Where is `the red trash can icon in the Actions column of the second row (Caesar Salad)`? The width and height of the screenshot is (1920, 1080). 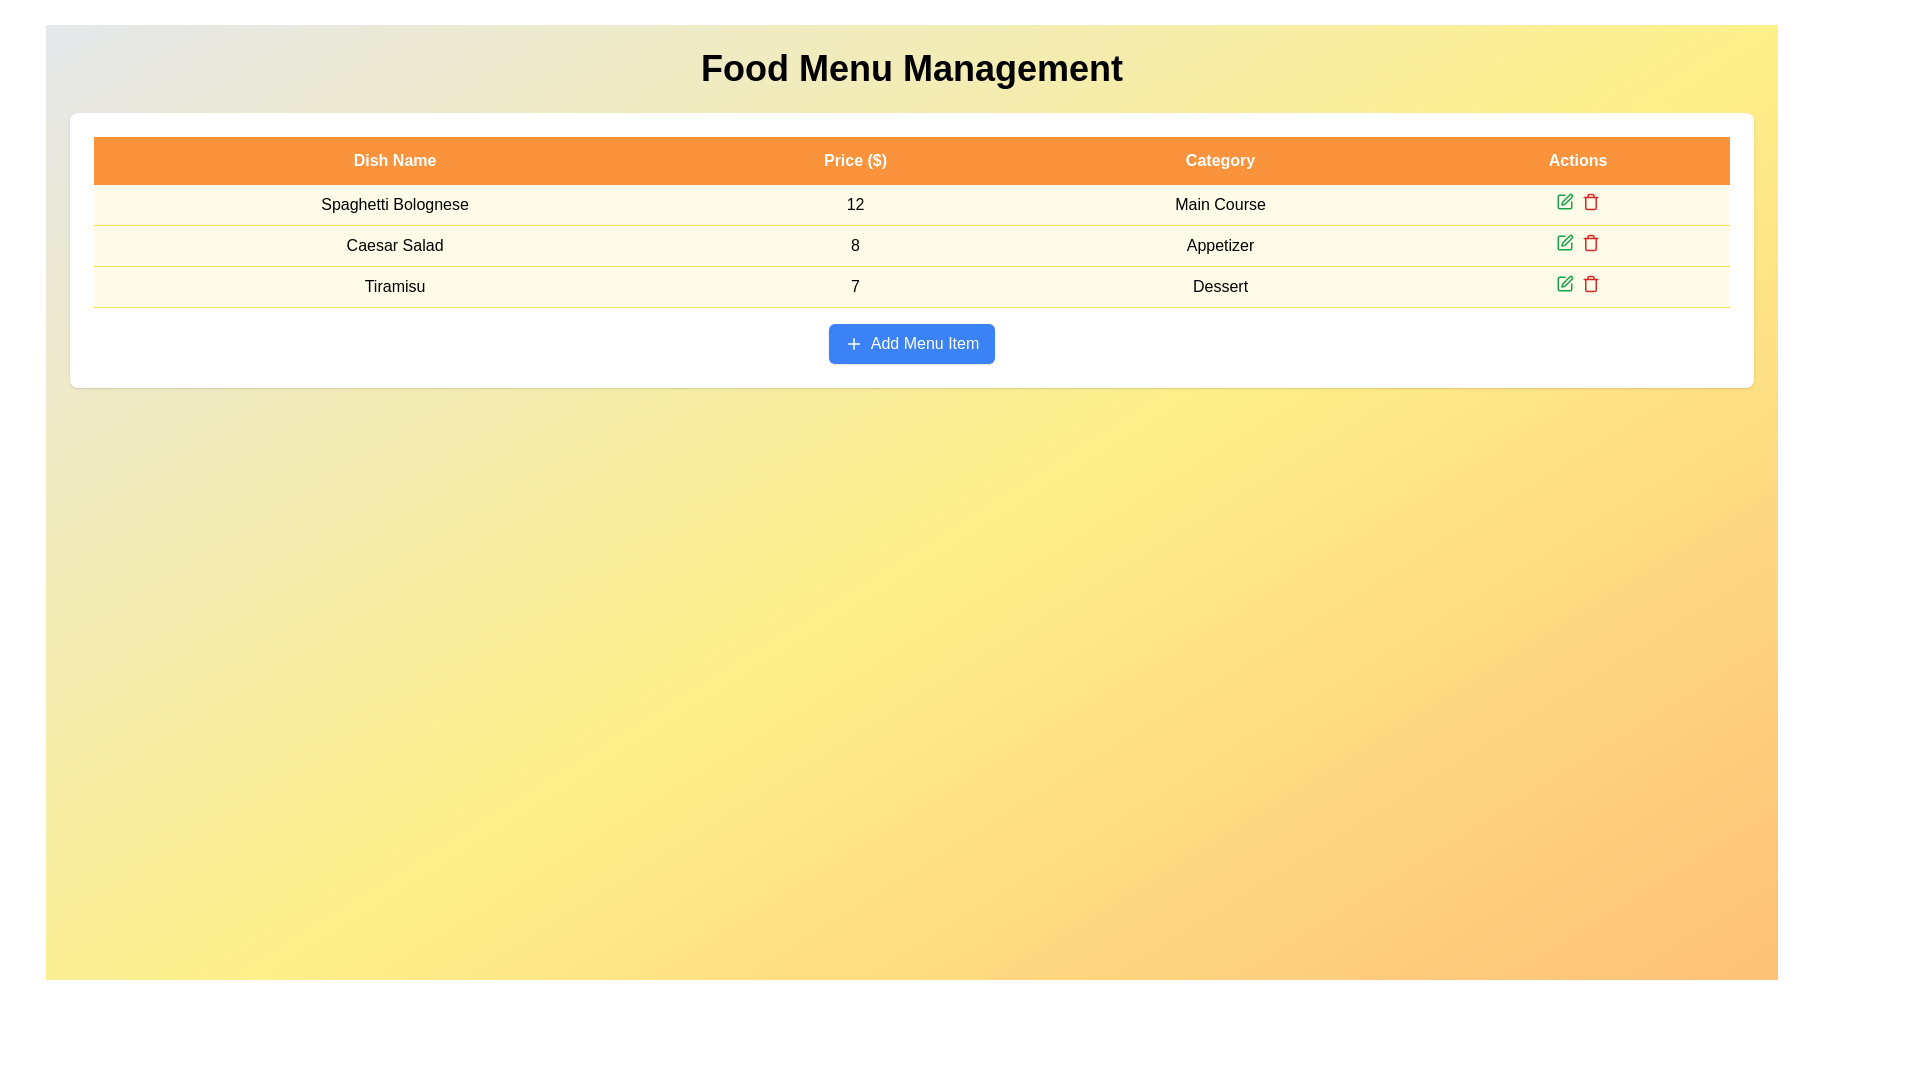 the red trash can icon in the Actions column of the second row (Caesar Salad) is located at coordinates (1590, 242).